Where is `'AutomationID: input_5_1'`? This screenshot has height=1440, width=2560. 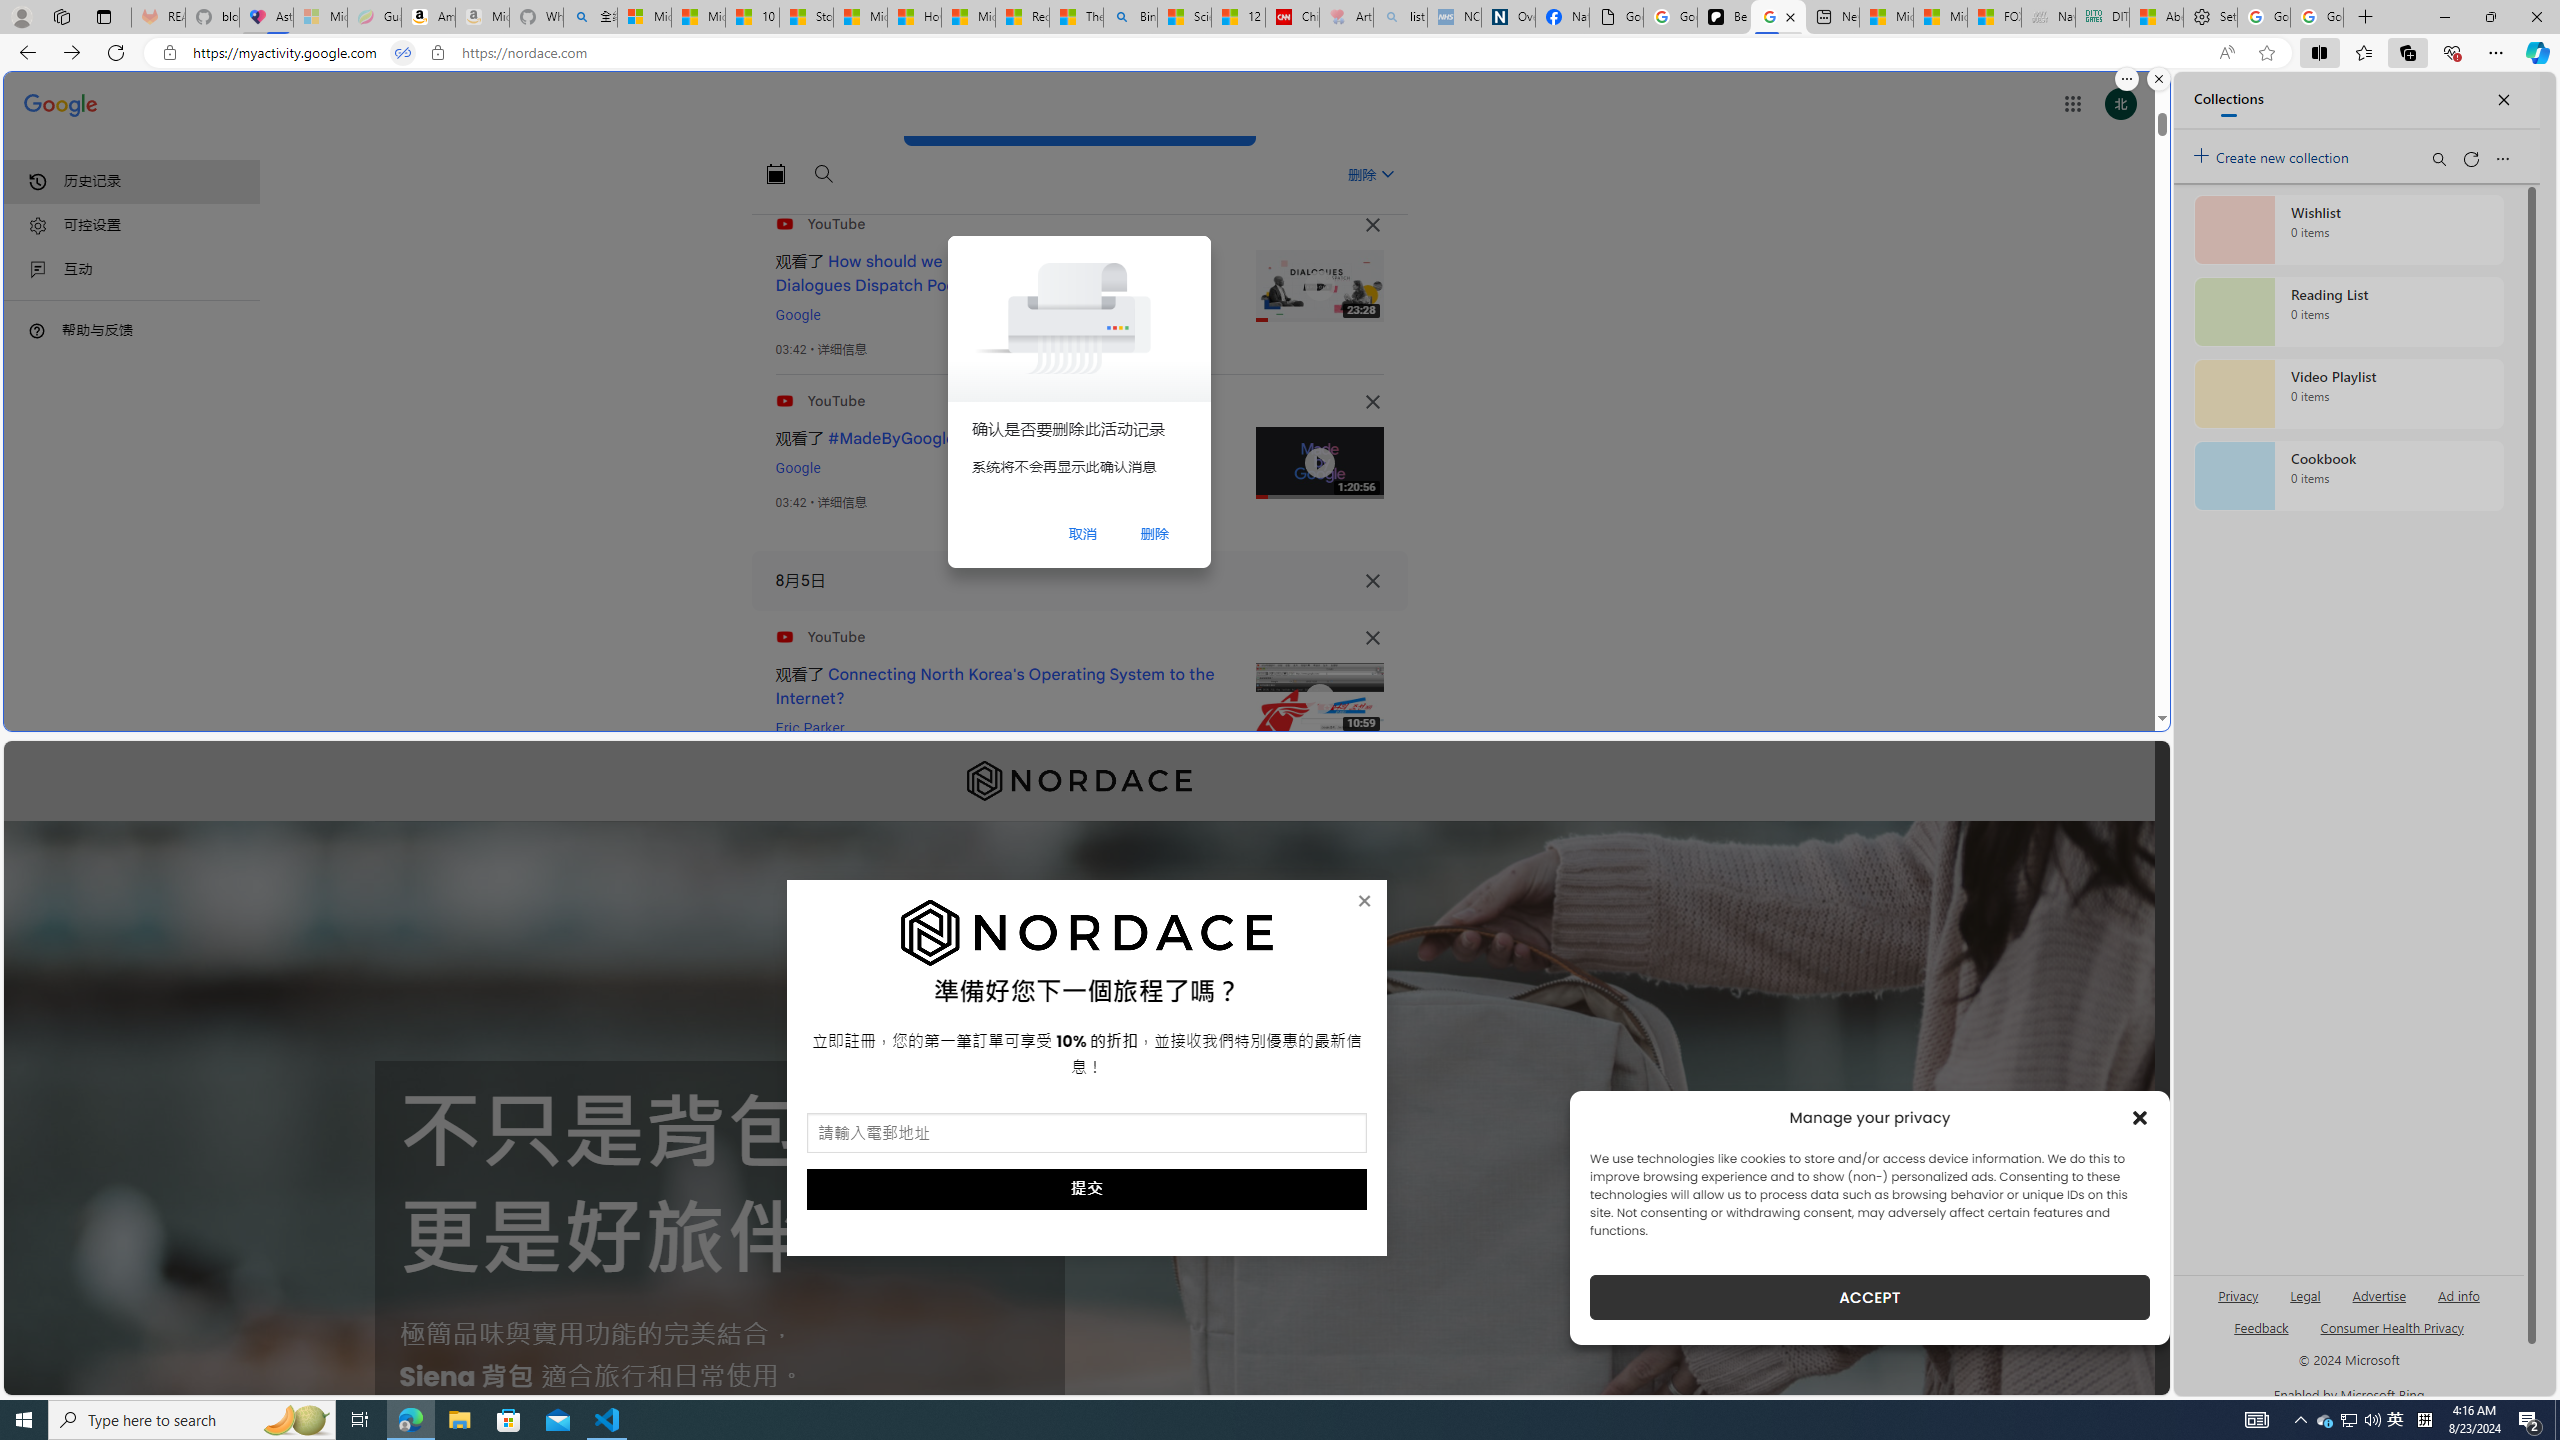
'AutomationID: input_5_1' is located at coordinates (1085, 1133).